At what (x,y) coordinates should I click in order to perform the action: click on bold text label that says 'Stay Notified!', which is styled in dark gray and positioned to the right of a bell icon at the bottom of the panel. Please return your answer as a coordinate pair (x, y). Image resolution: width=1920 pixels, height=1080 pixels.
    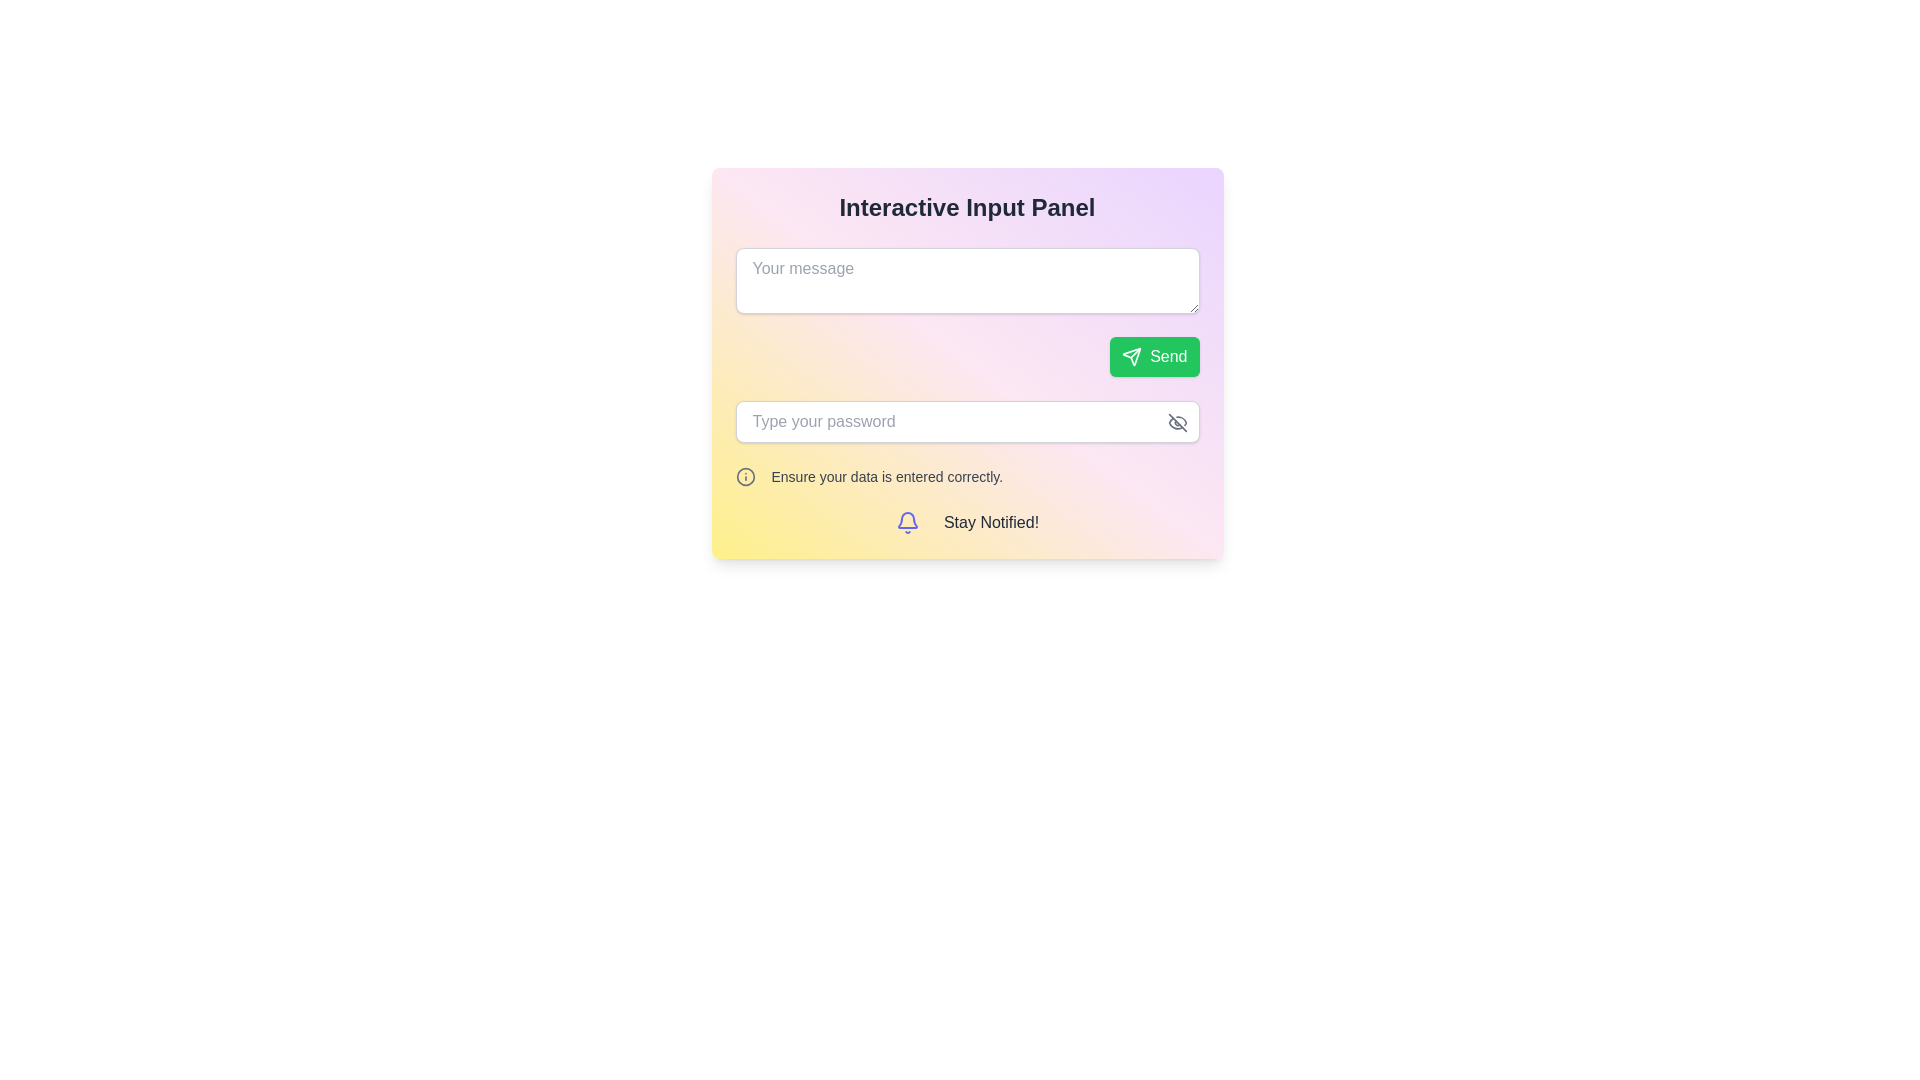
    Looking at the image, I should click on (991, 522).